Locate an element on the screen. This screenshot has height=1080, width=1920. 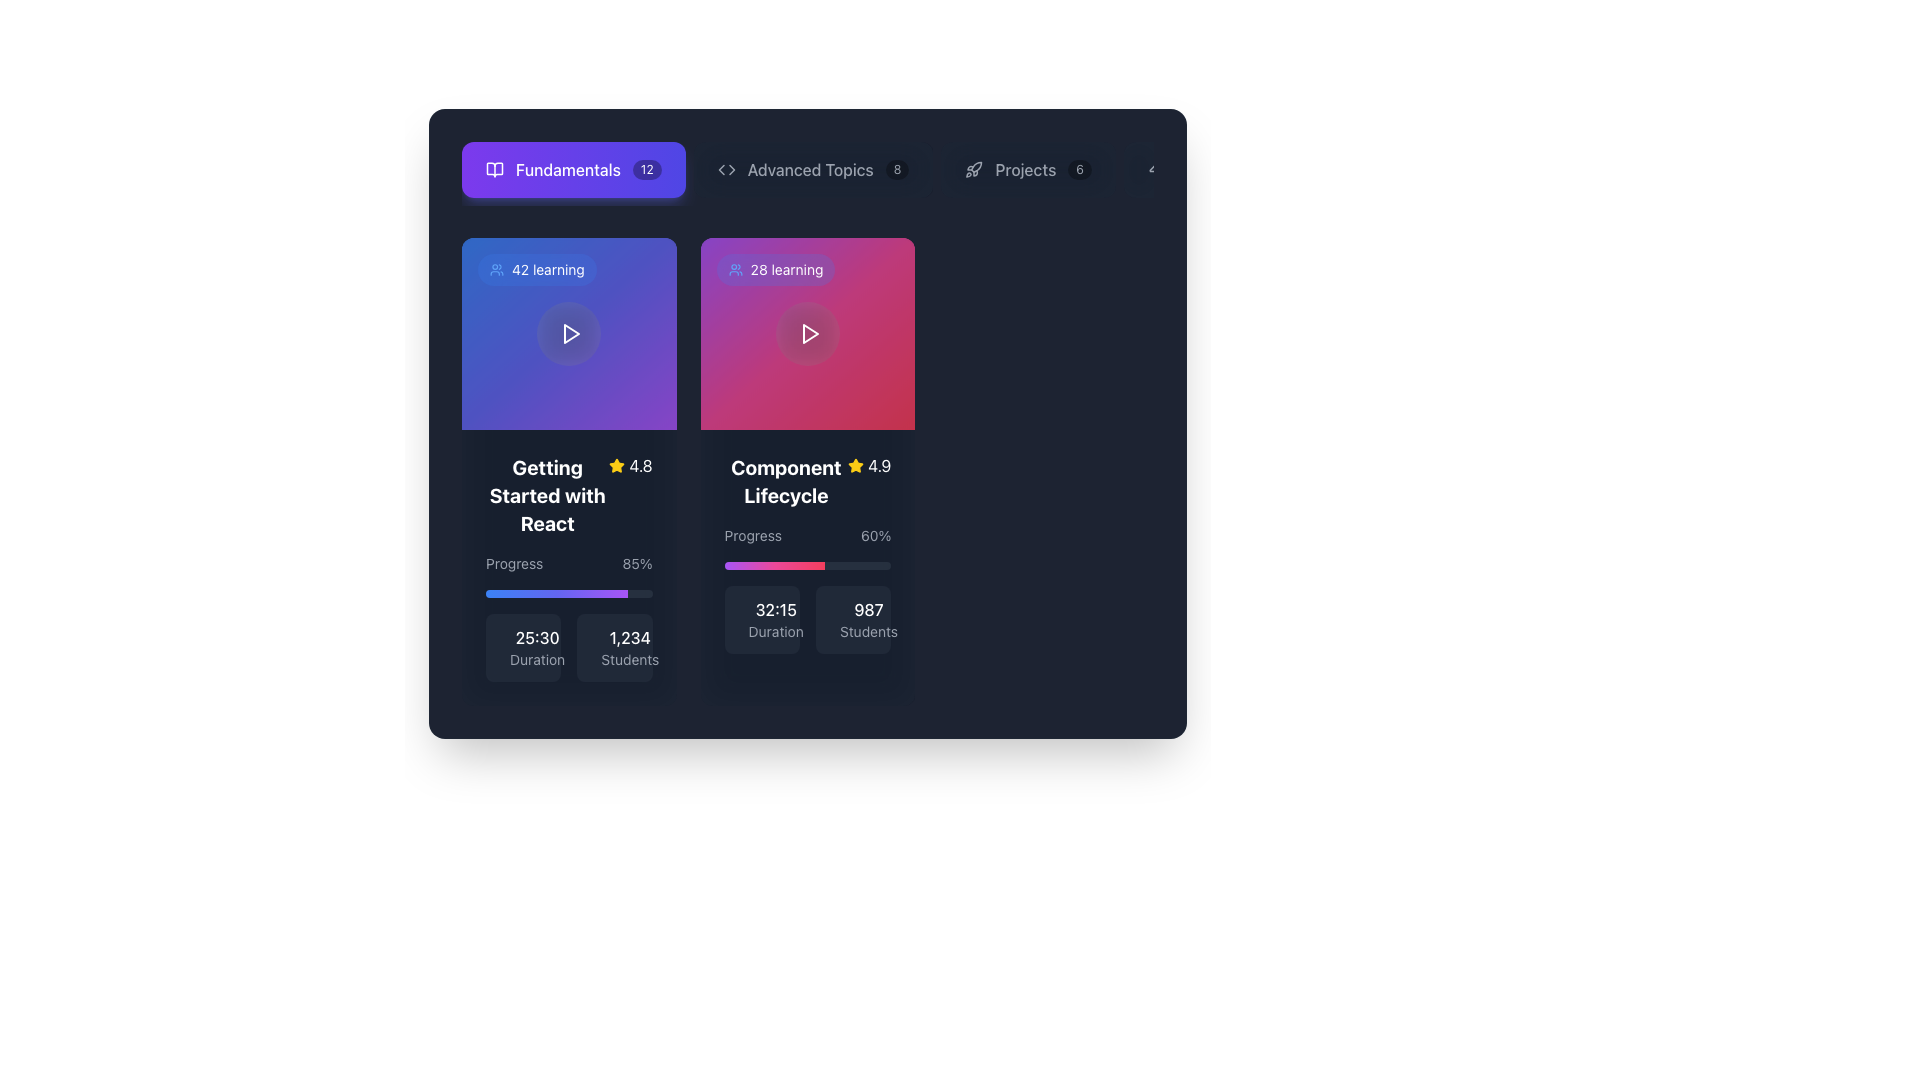
the navigational button for 'Advanced Topics' located between 'Fundamentals' and 'Projects' is located at coordinates (813, 168).